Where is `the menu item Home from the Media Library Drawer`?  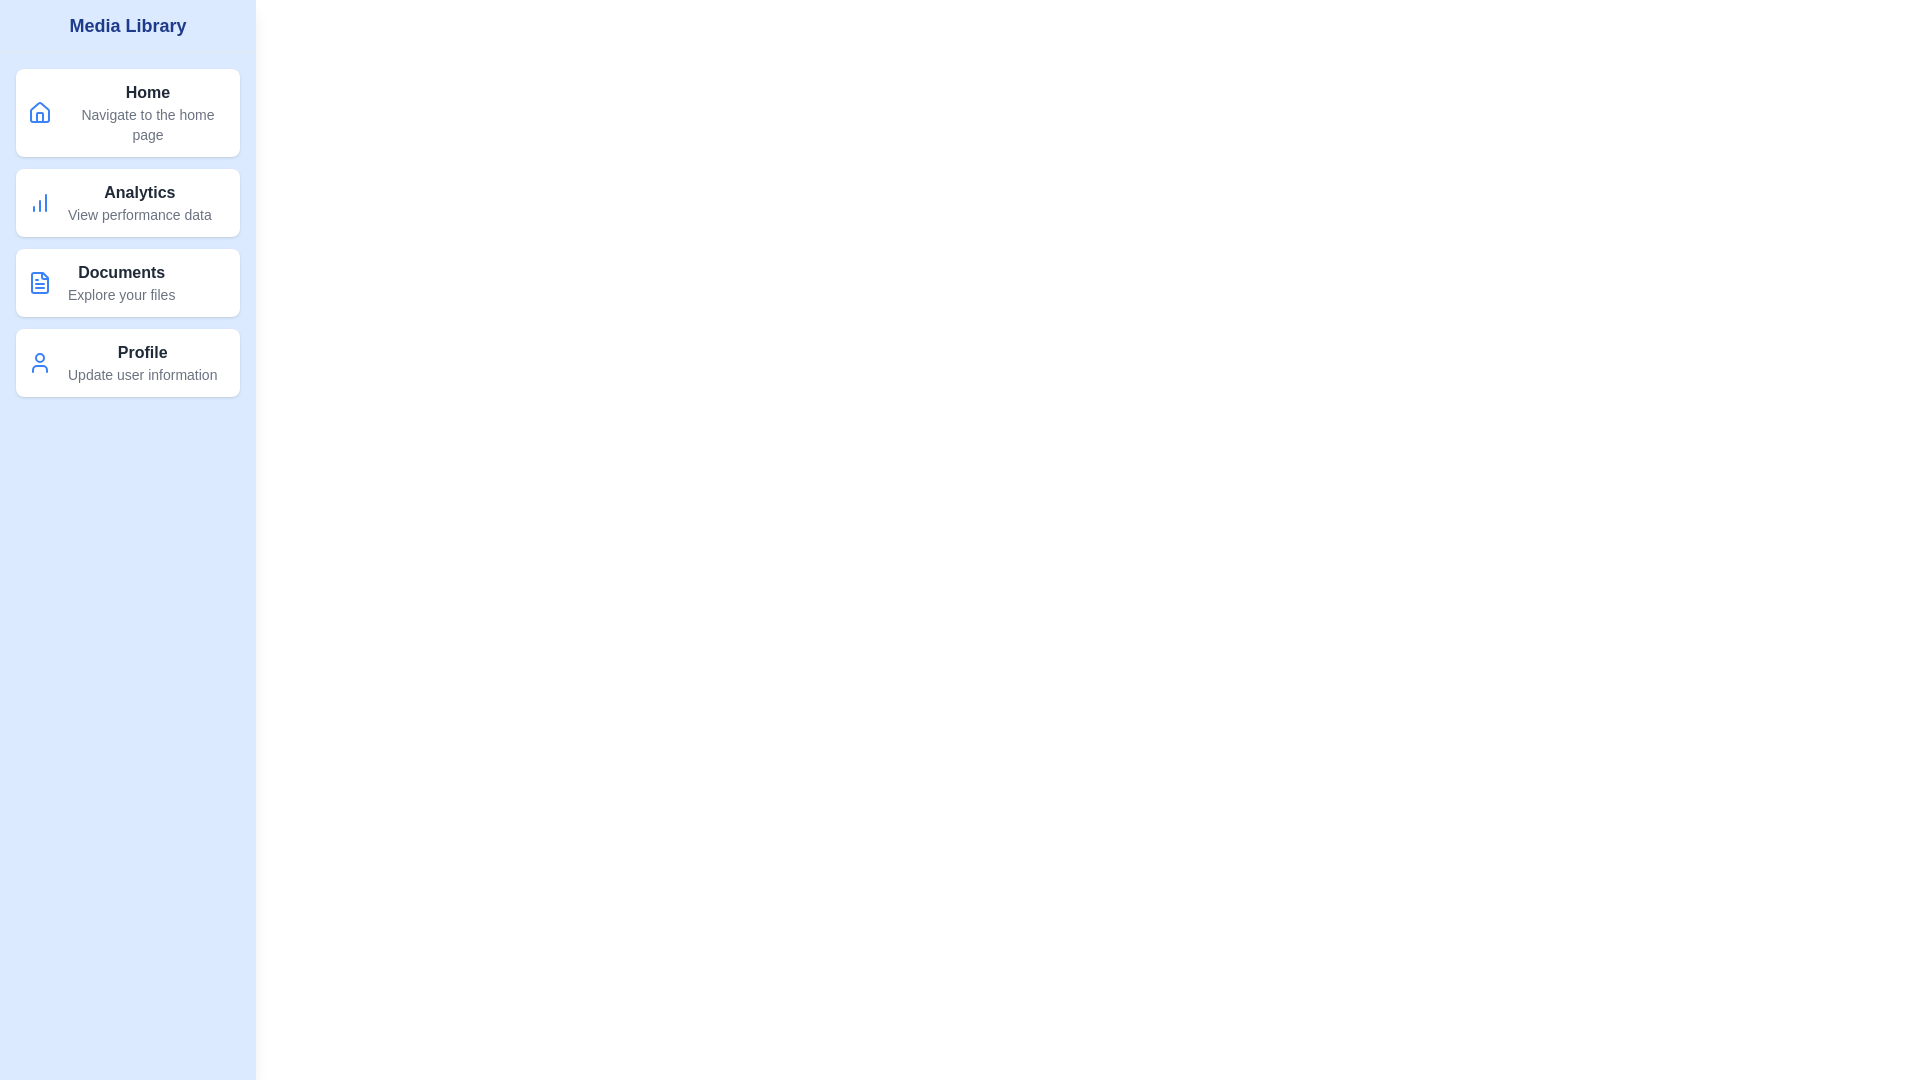
the menu item Home from the Media Library Drawer is located at coordinates (127, 112).